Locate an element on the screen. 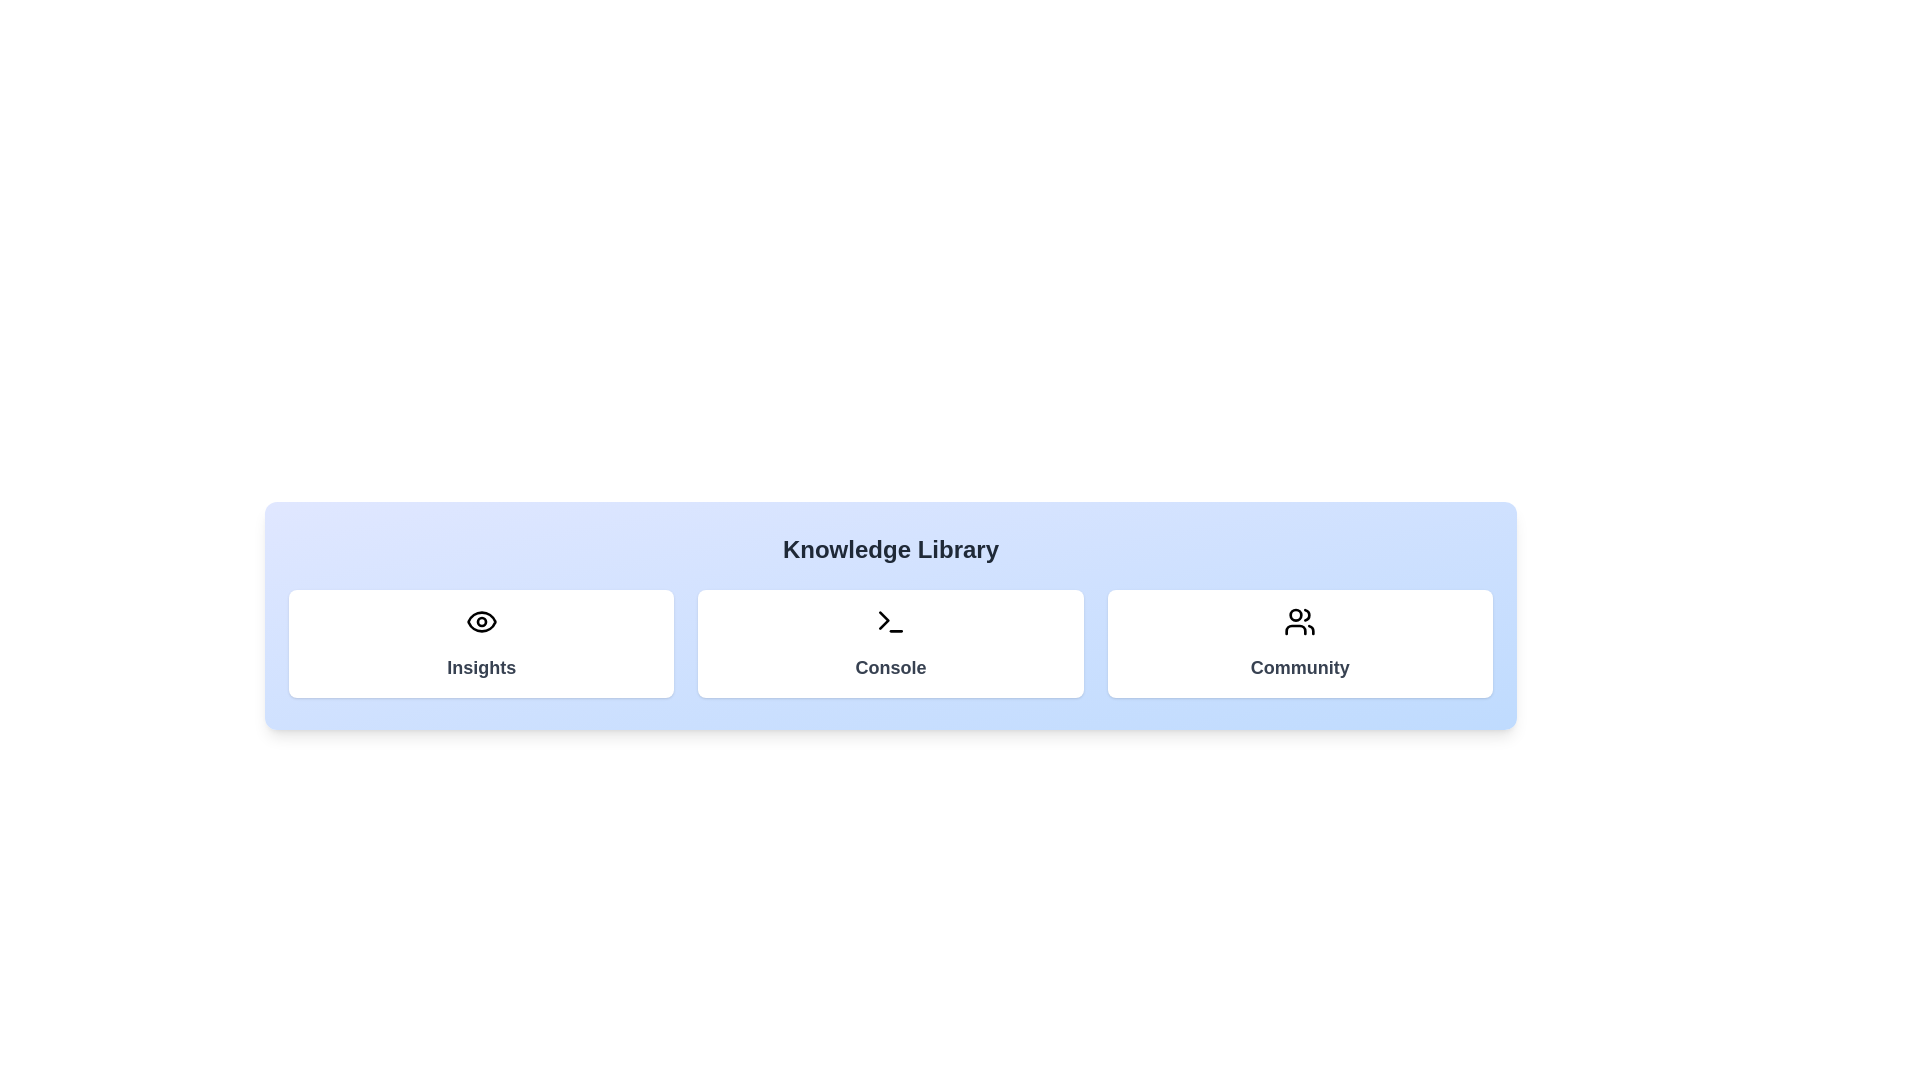  the eye-shaped icon located at the top central part of the 'Insights' card, symbolizing visibility or insights is located at coordinates (481, 620).